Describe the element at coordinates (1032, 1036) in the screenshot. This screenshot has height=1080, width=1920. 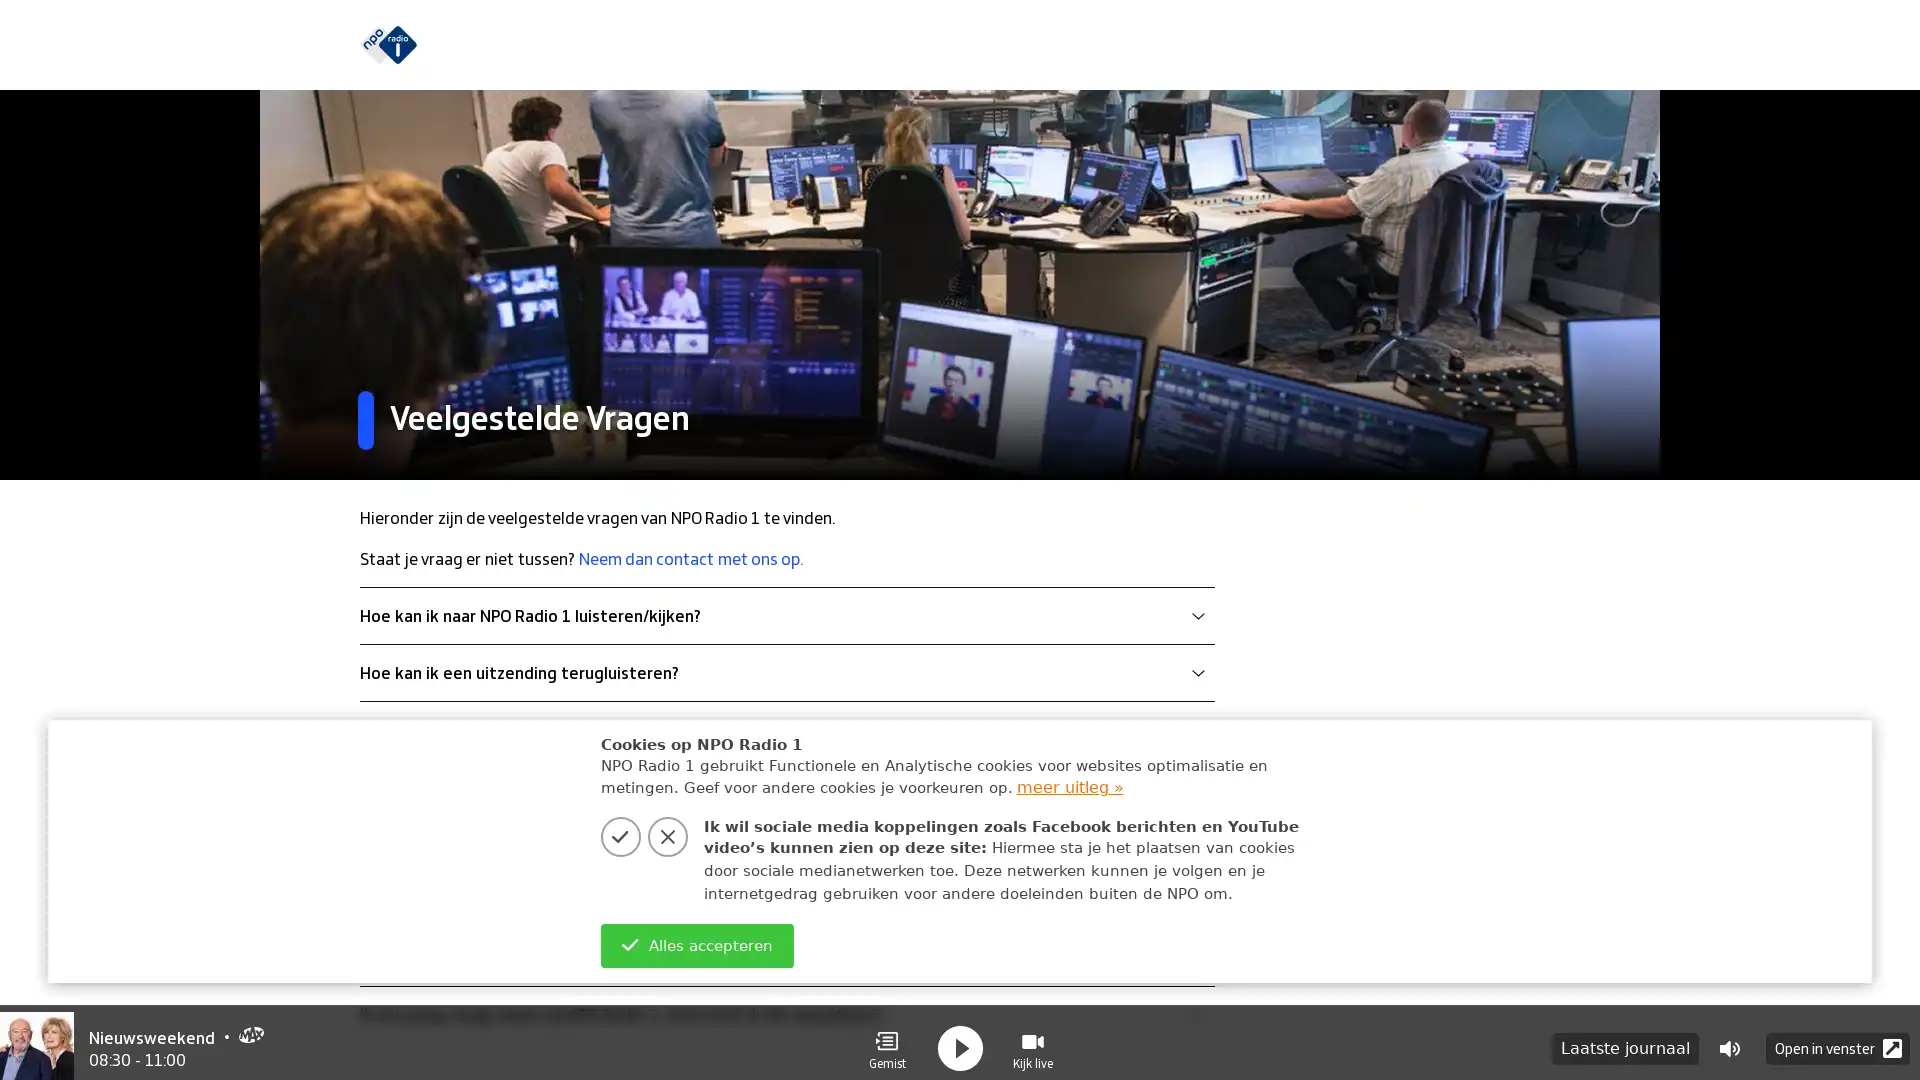
I see `Visual Radio Kijk live` at that location.